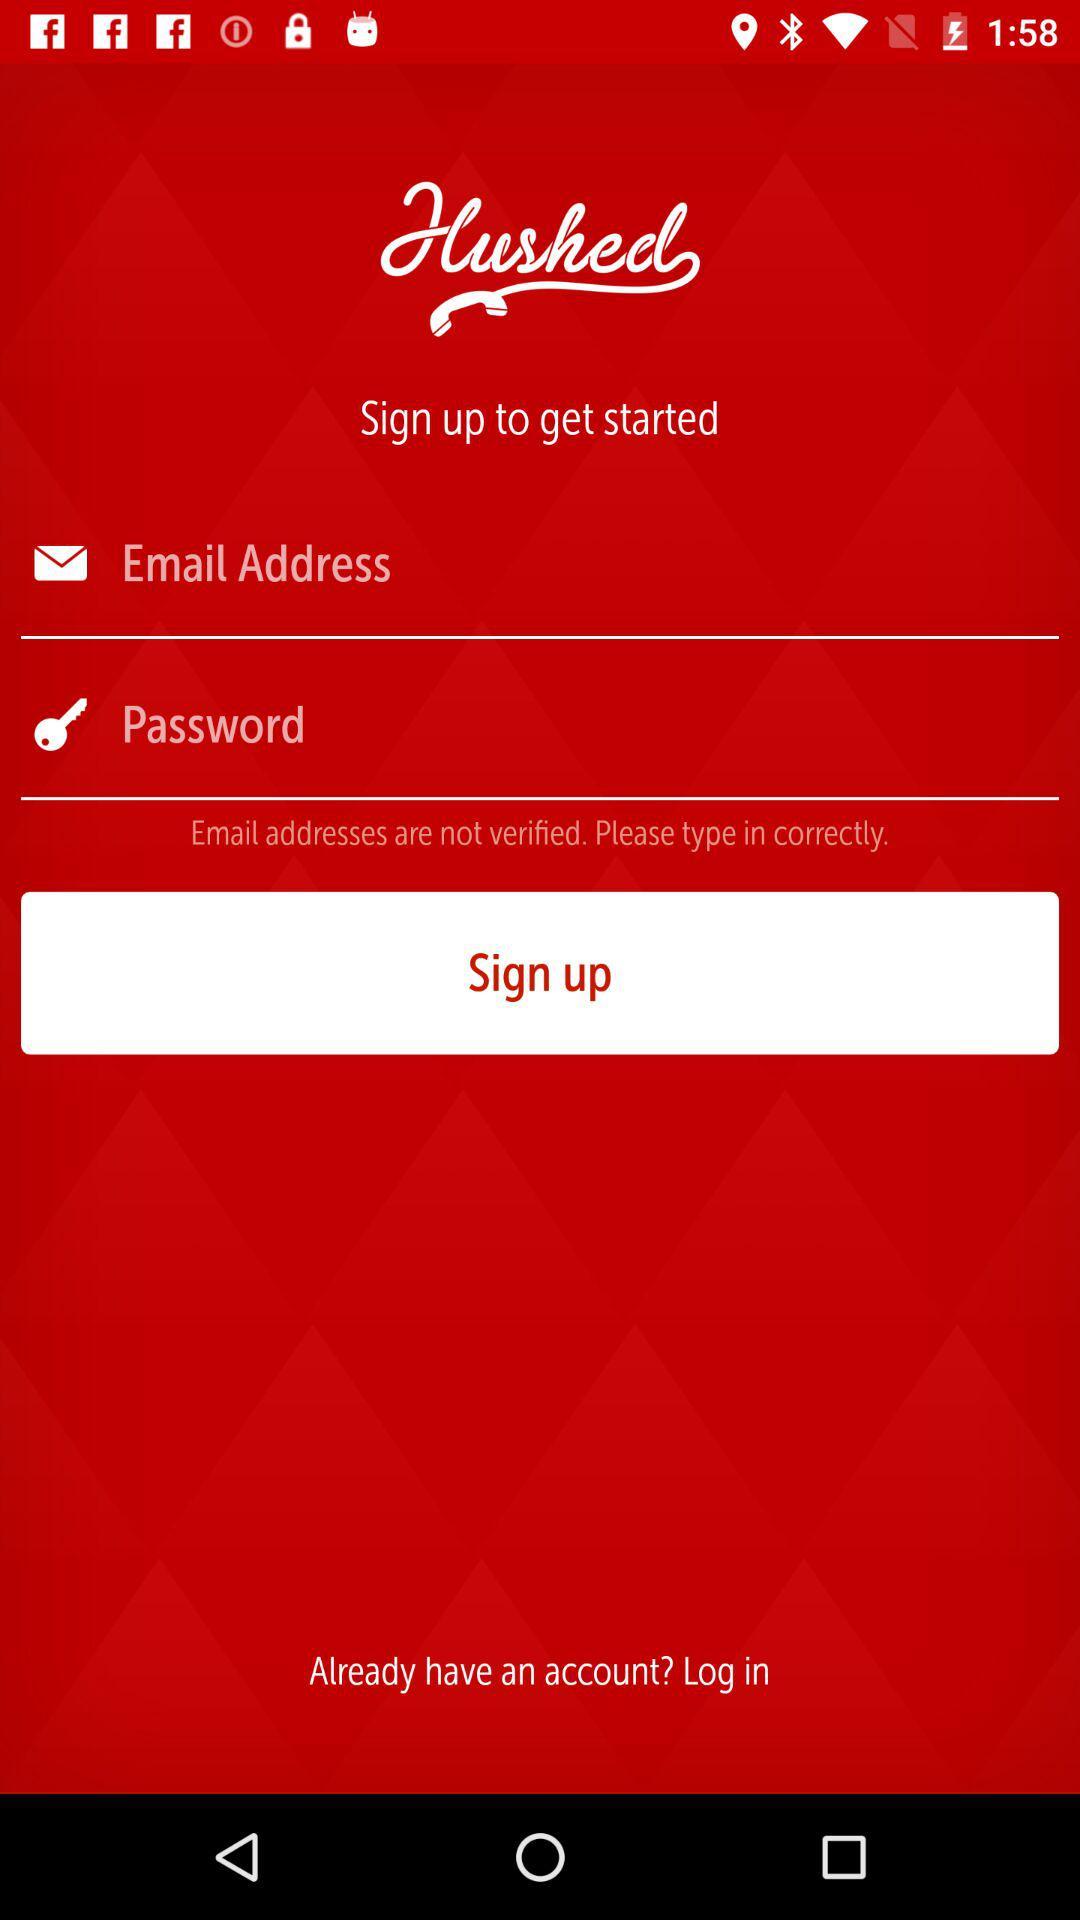 The width and height of the screenshot is (1080, 1920). Describe the element at coordinates (587, 723) in the screenshot. I see `password` at that location.